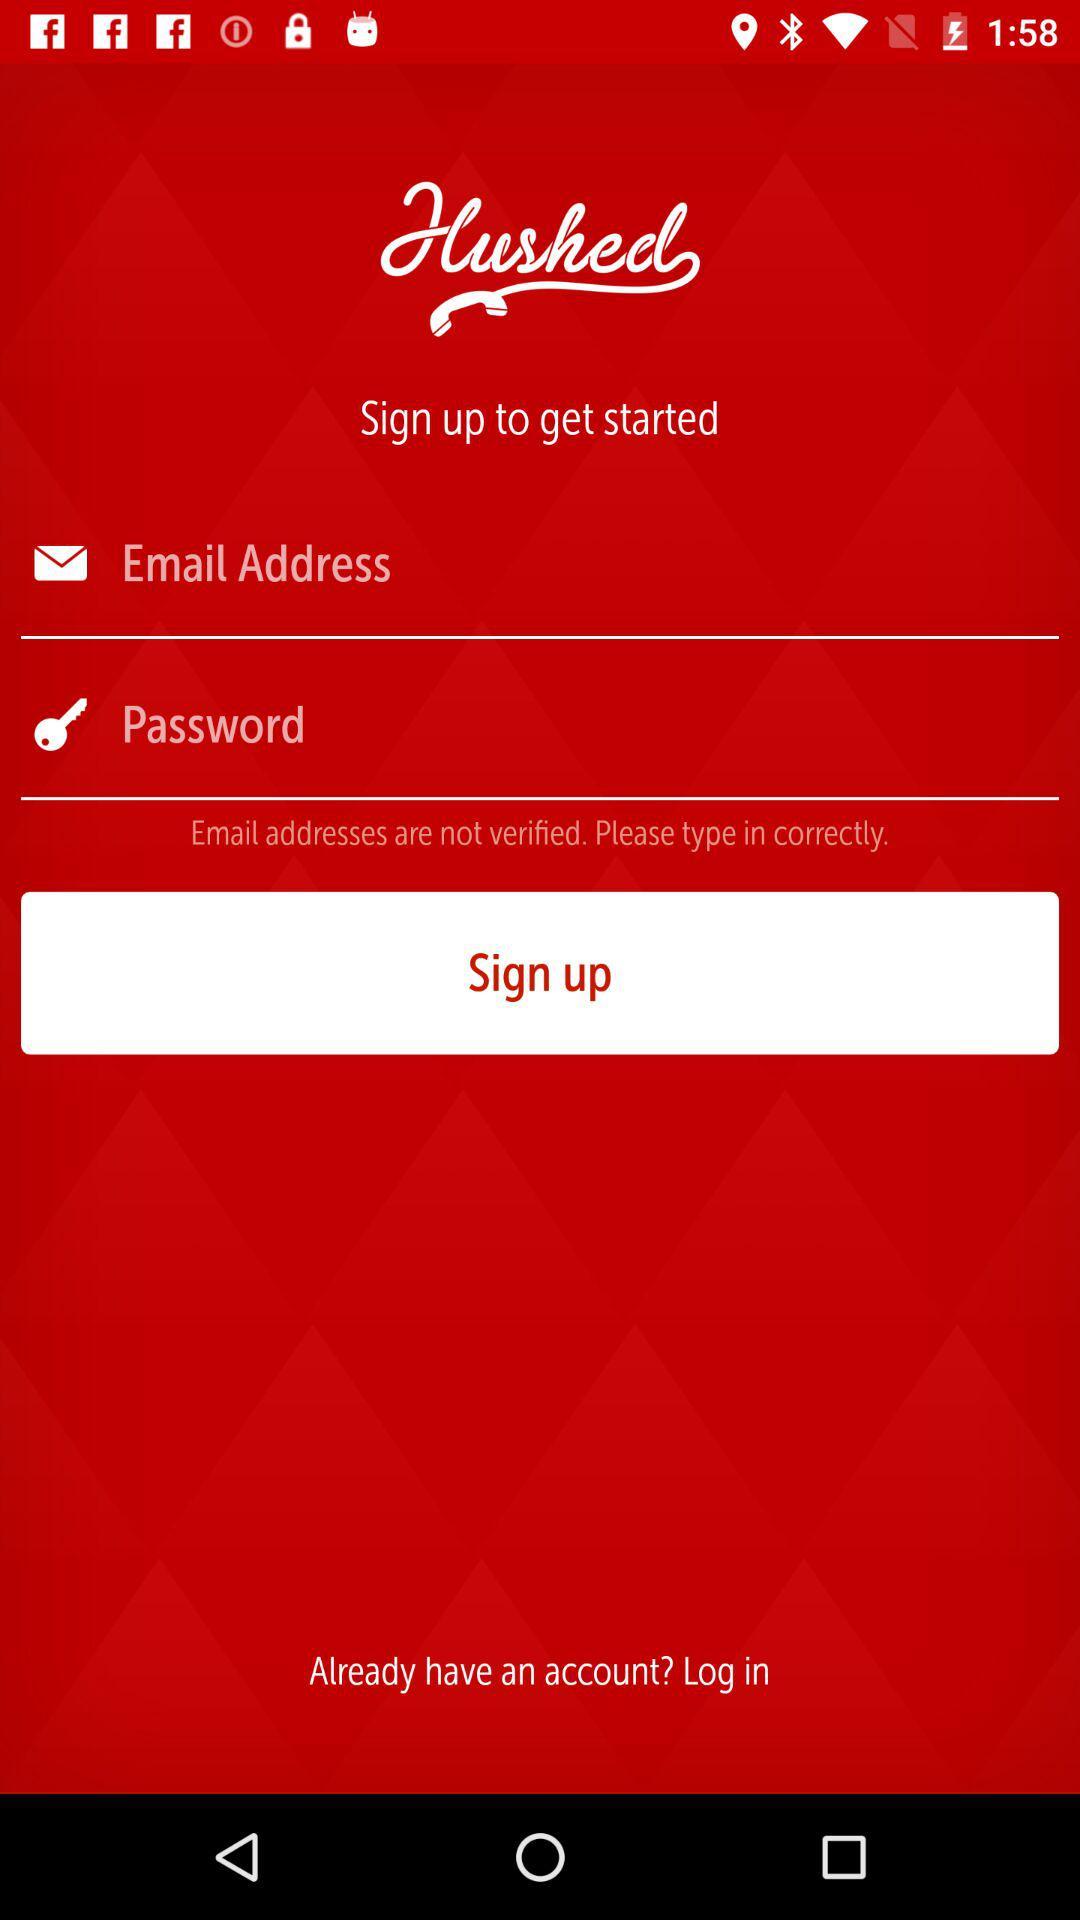 The width and height of the screenshot is (1080, 1920). Describe the element at coordinates (587, 723) in the screenshot. I see `password` at that location.